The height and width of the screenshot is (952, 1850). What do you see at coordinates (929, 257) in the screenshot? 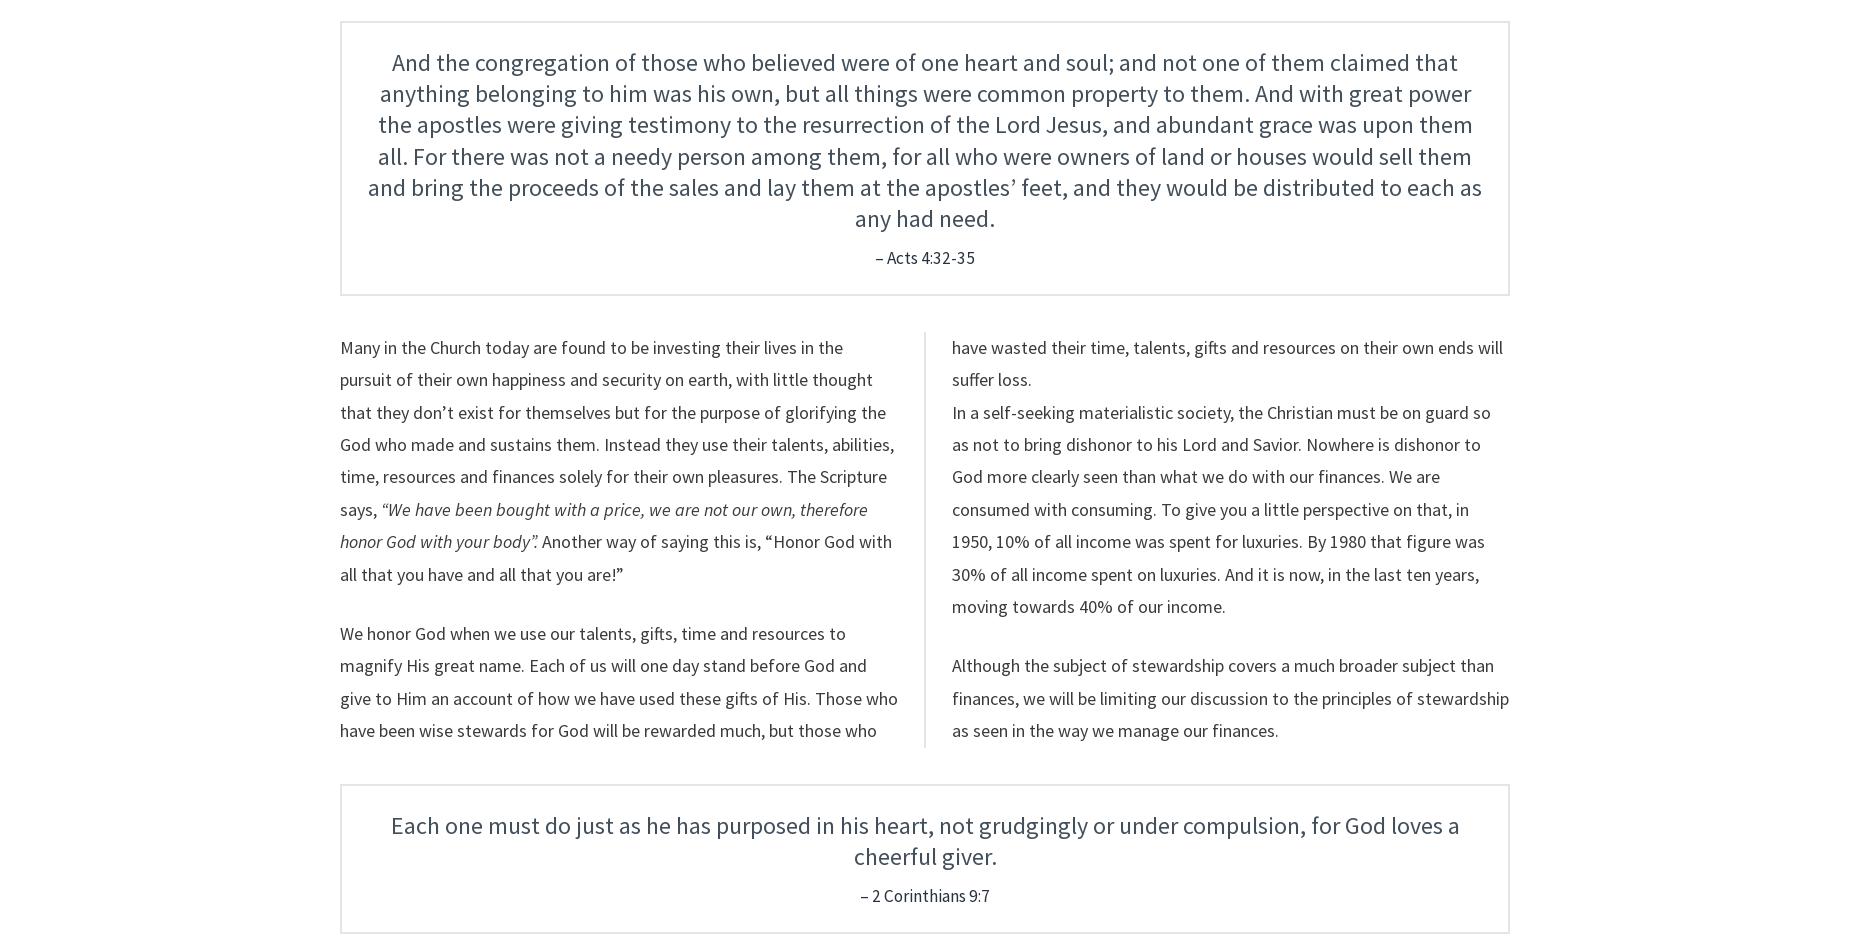
I see `'Acts 4:32-35'` at bounding box center [929, 257].